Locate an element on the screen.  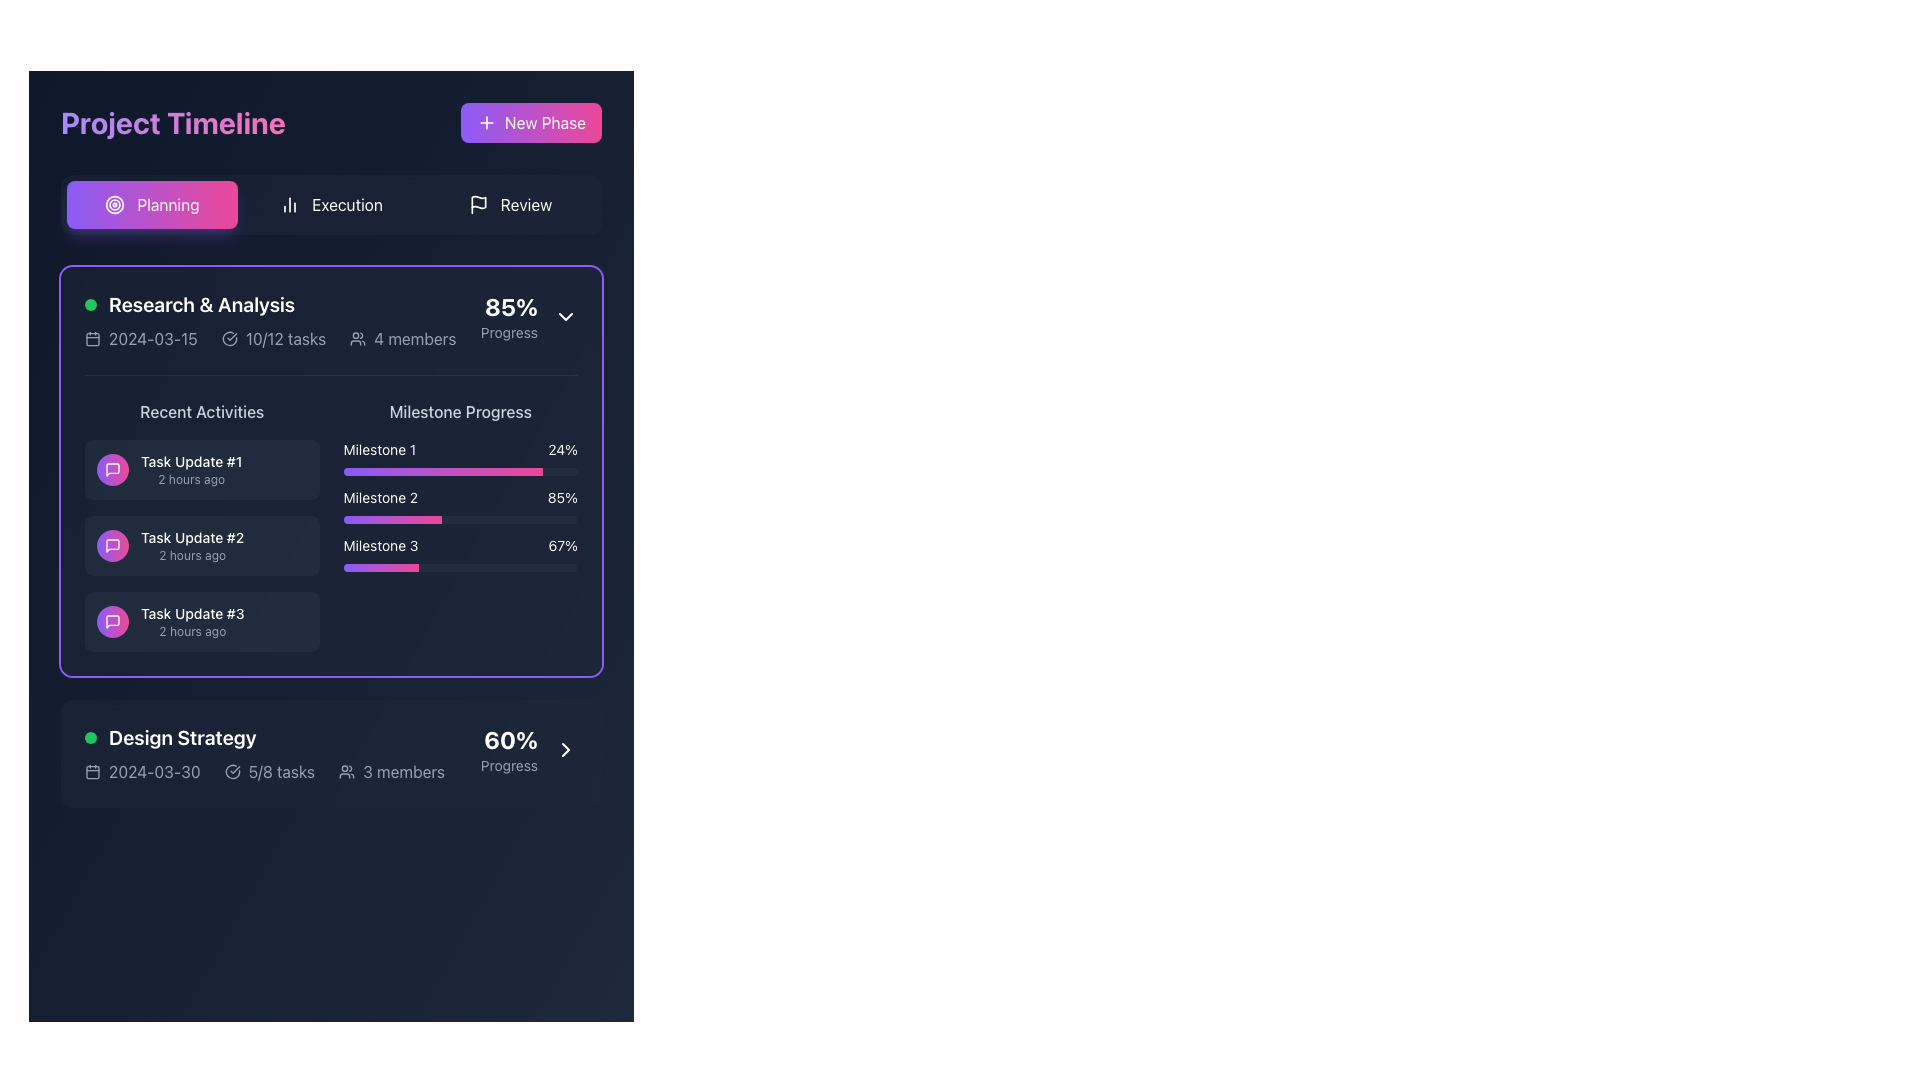
the icon representing multiple user silhouettes located in the 'Design Strategy' milestone section, positioned to the left of the '3 members' text and below the '5/8 tasks' progress information is located at coordinates (347, 770).